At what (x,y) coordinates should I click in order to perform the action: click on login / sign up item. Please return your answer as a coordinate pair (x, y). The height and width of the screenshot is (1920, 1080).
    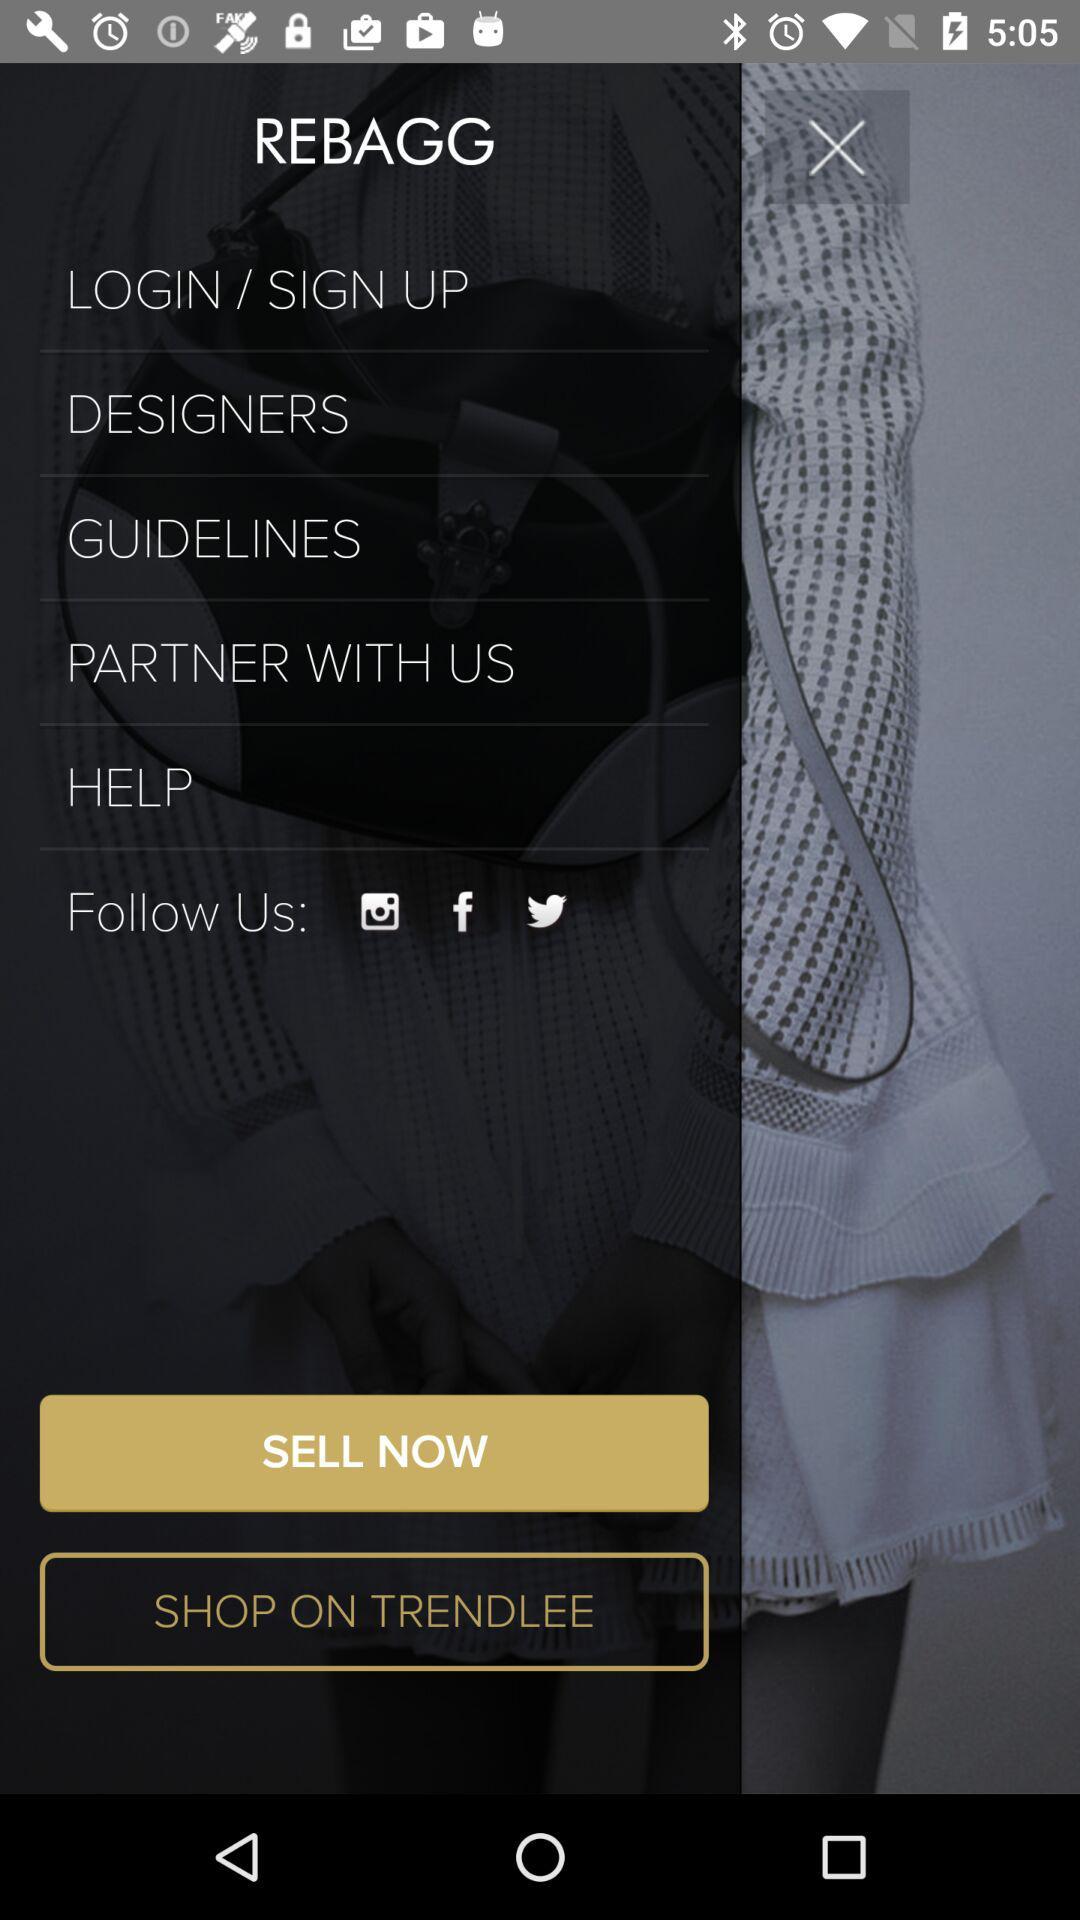
    Looking at the image, I should click on (374, 289).